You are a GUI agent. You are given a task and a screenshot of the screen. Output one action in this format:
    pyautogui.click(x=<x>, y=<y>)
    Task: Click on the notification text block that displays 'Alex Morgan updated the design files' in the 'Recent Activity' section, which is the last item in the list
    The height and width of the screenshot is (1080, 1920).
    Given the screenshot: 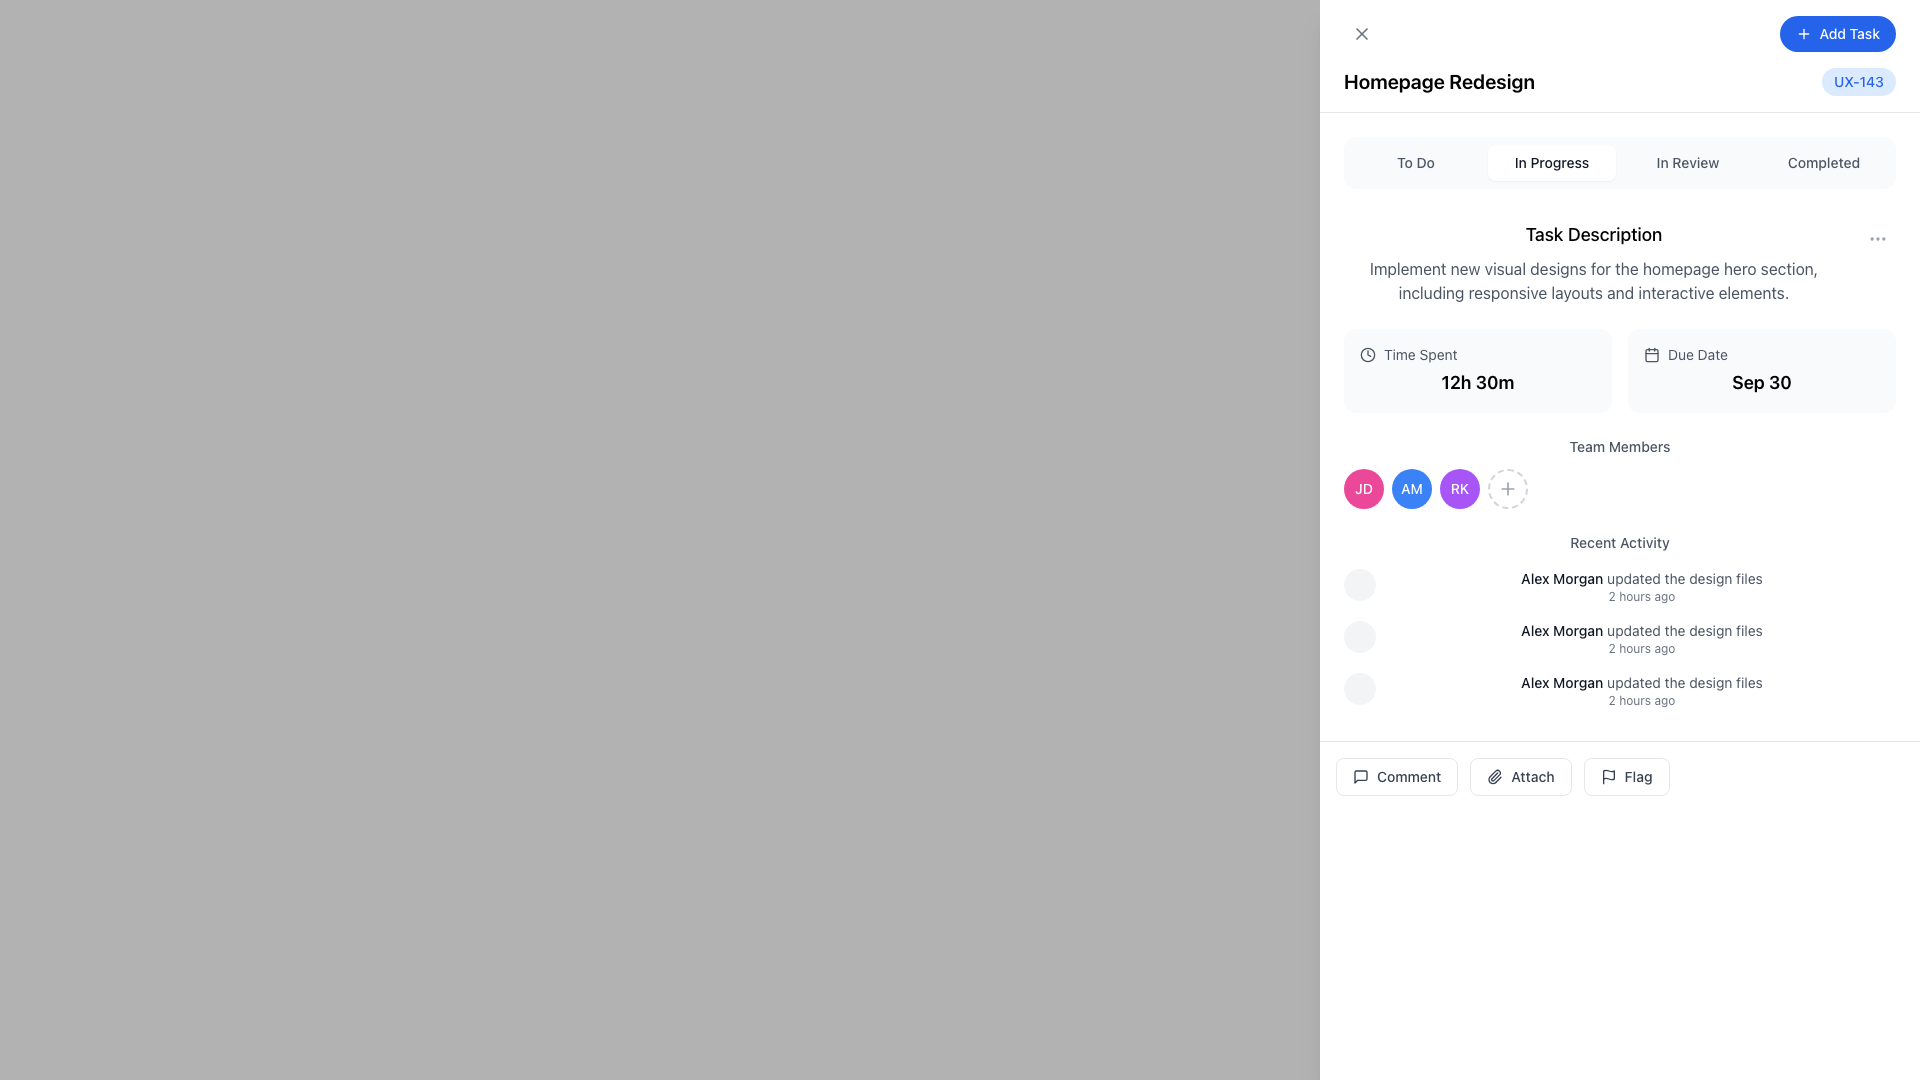 What is the action you would take?
    pyautogui.click(x=1641, y=689)
    